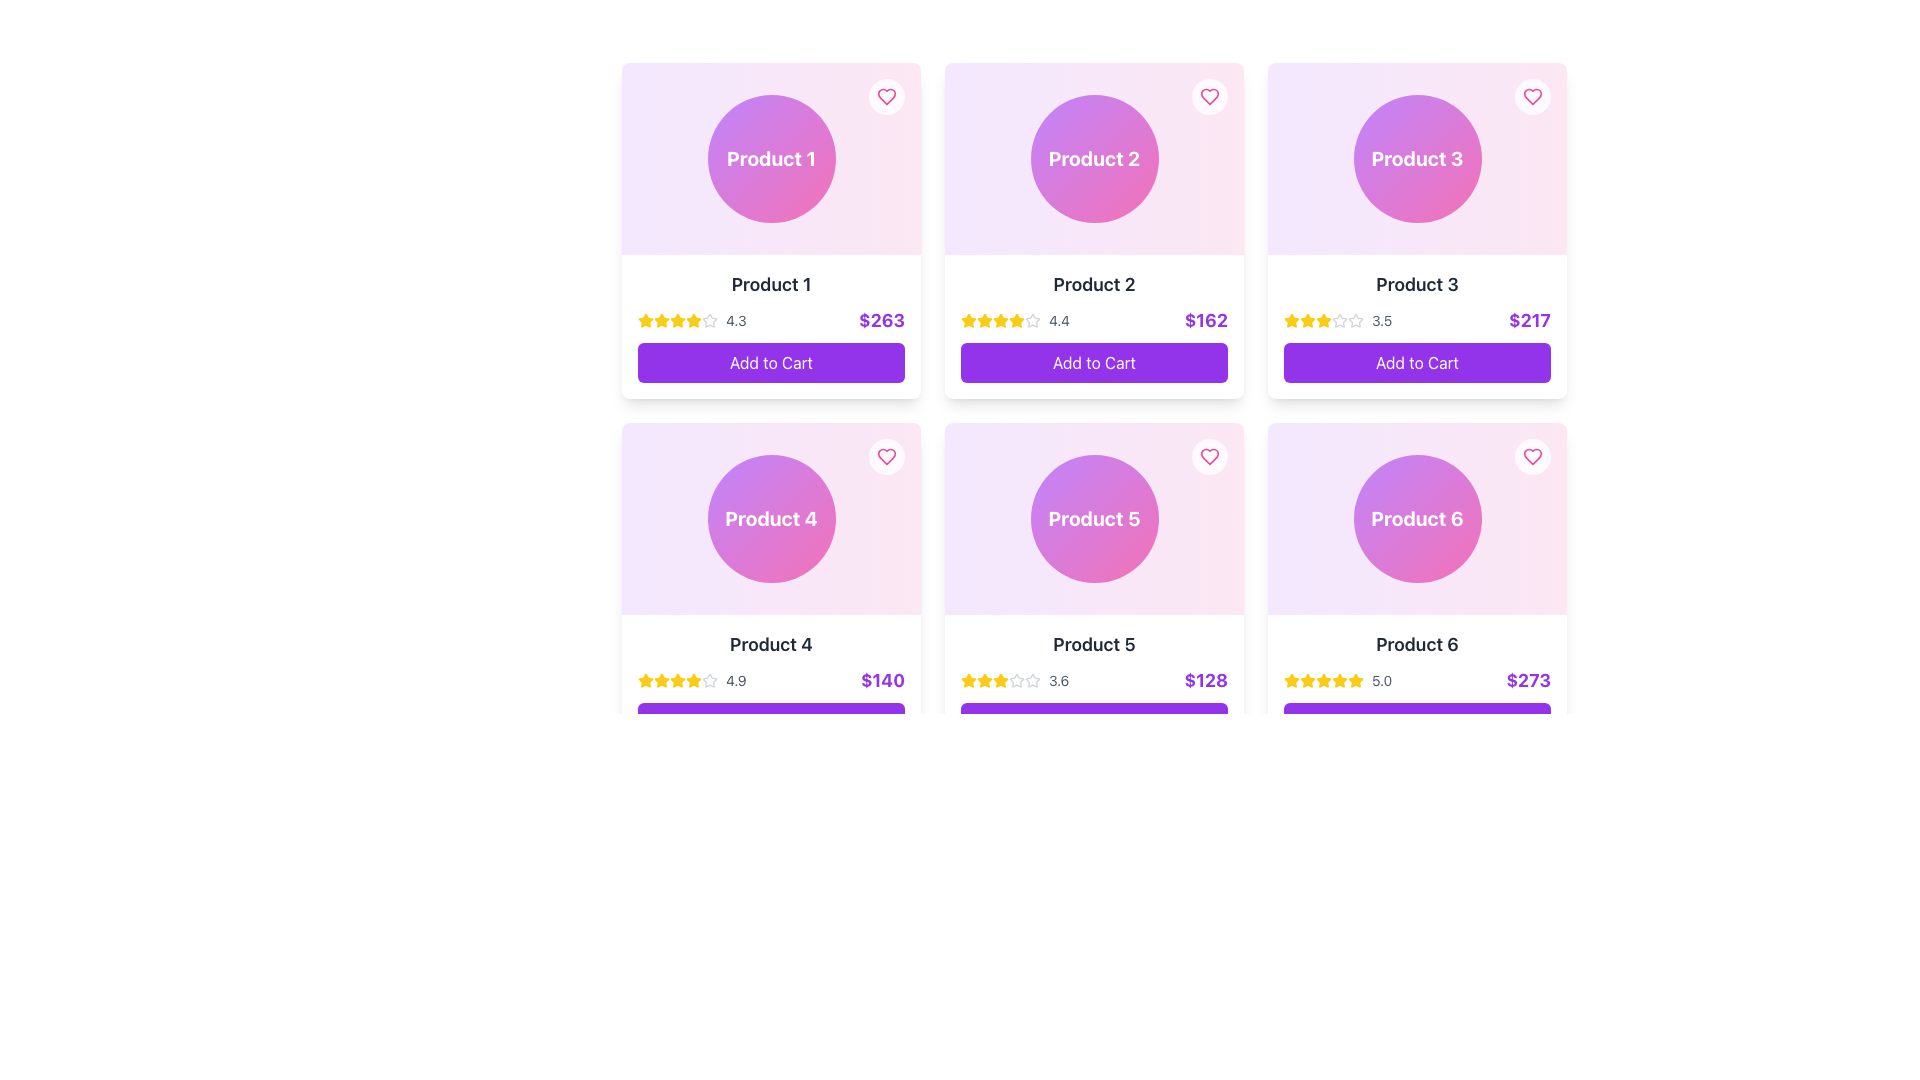  What do you see at coordinates (1093, 680) in the screenshot?
I see `the Rating and price display component for 'Product 5', which shows a star rating of 3.6 and a price of $128` at bounding box center [1093, 680].